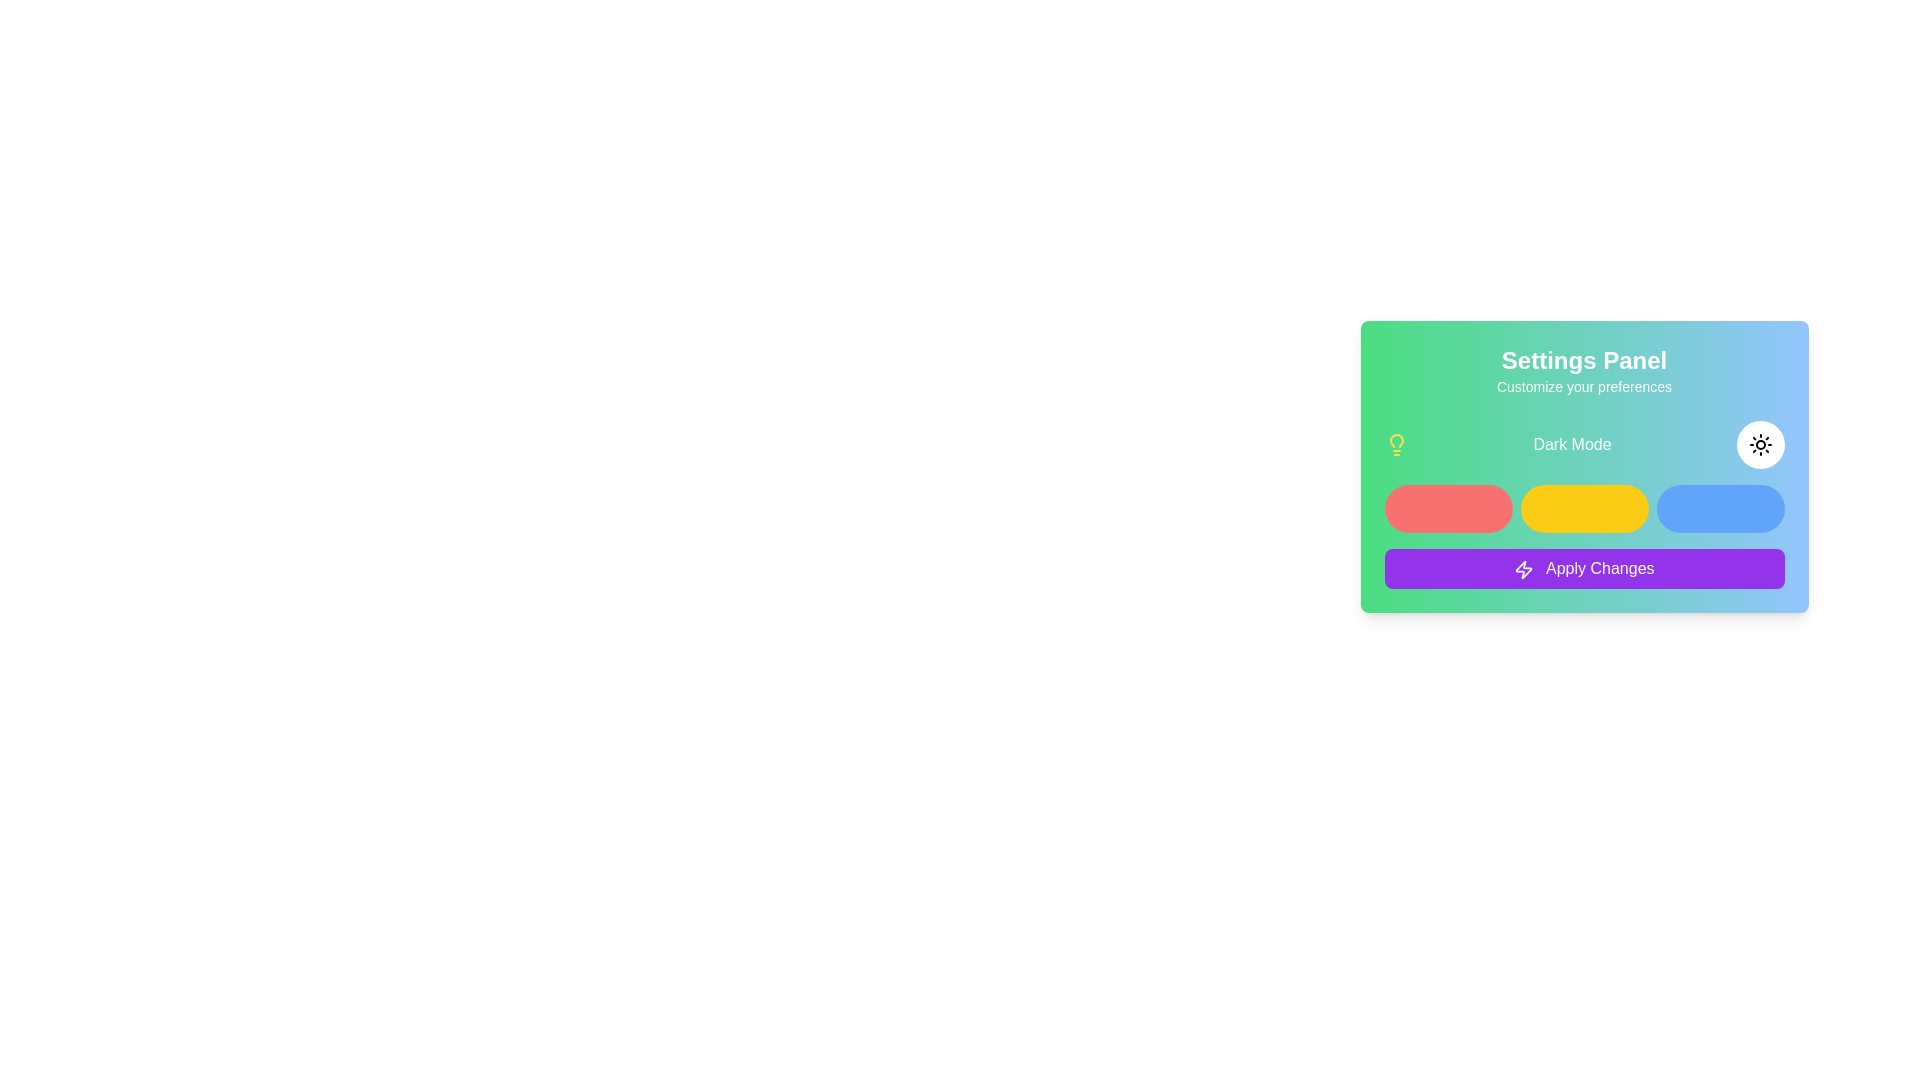  I want to click on the Toggle option bar labeled 'Dark Mode', so click(1583, 443).